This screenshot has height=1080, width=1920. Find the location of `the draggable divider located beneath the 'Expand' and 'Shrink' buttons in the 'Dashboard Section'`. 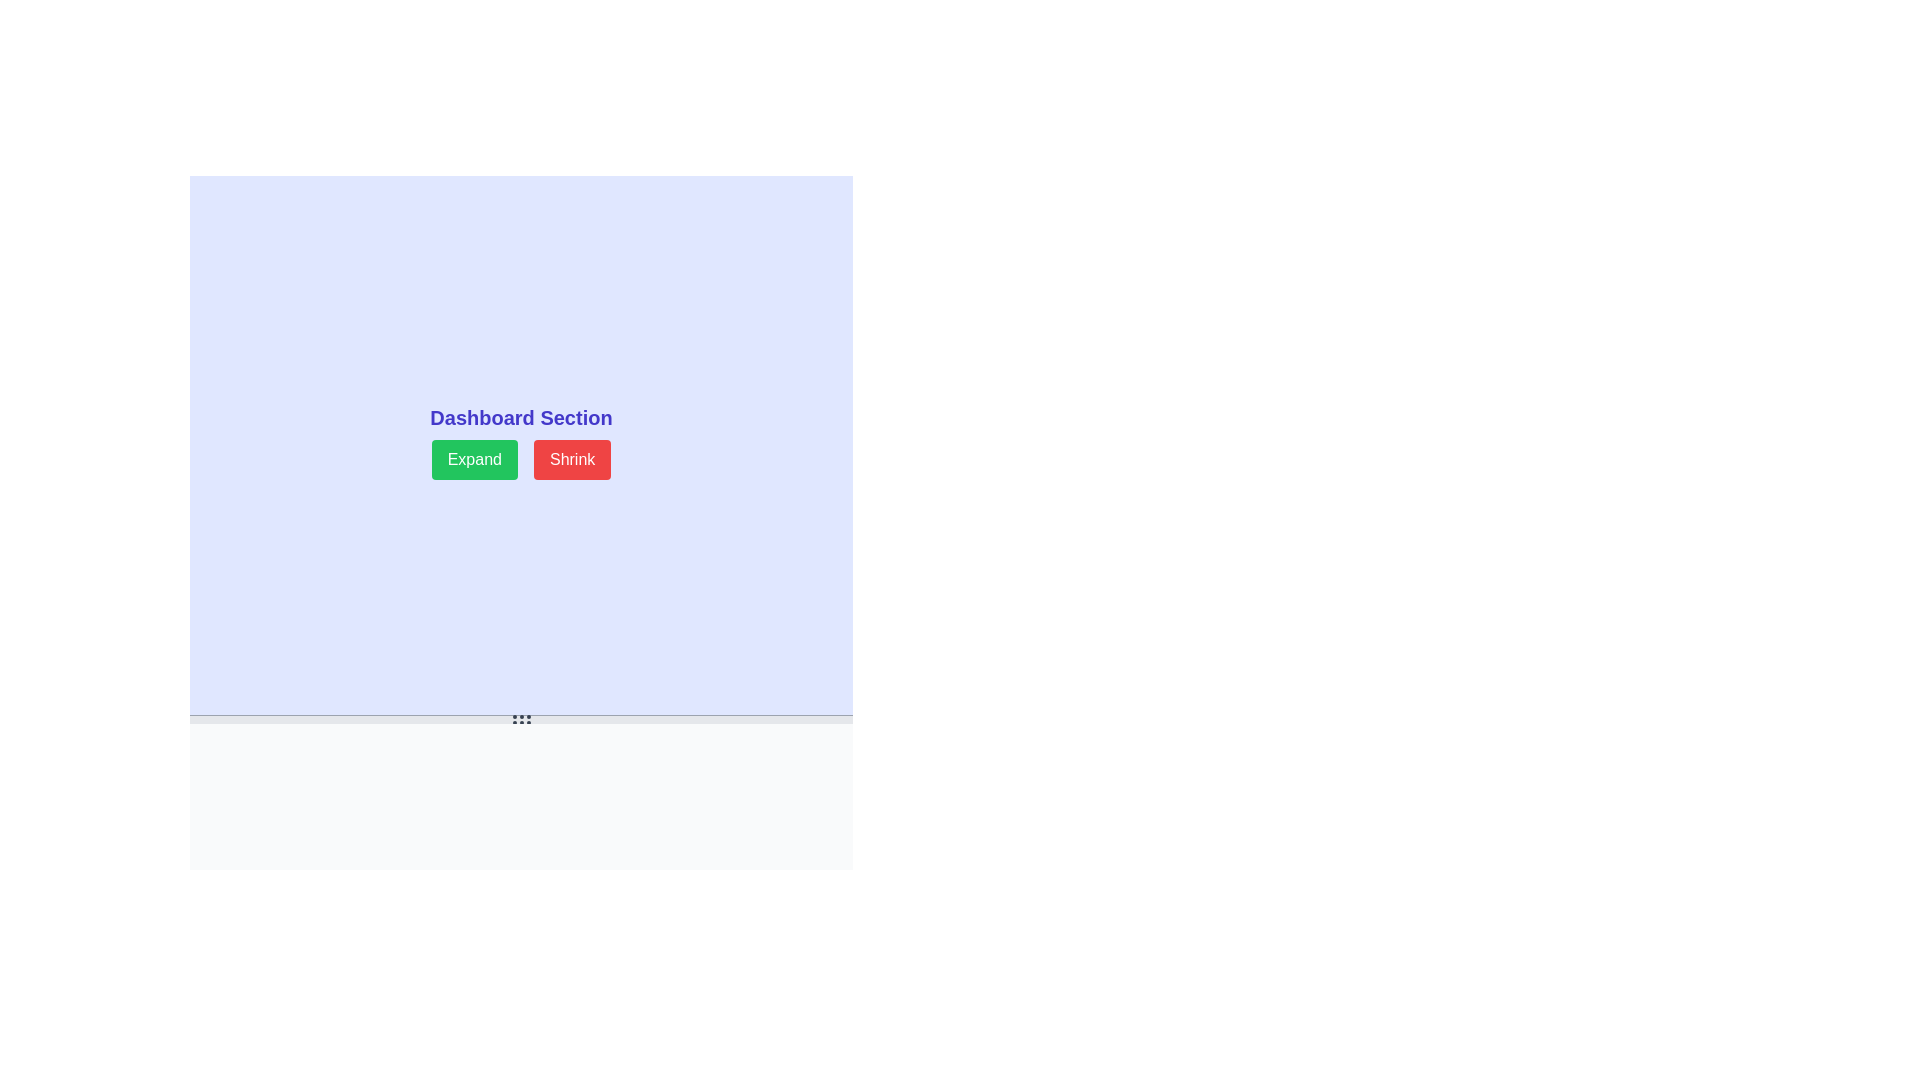

the draggable divider located beneath the 'Expand' and 'Shrink' buttons in the 'Dashboard Section' is located at coordinates (521, 720).